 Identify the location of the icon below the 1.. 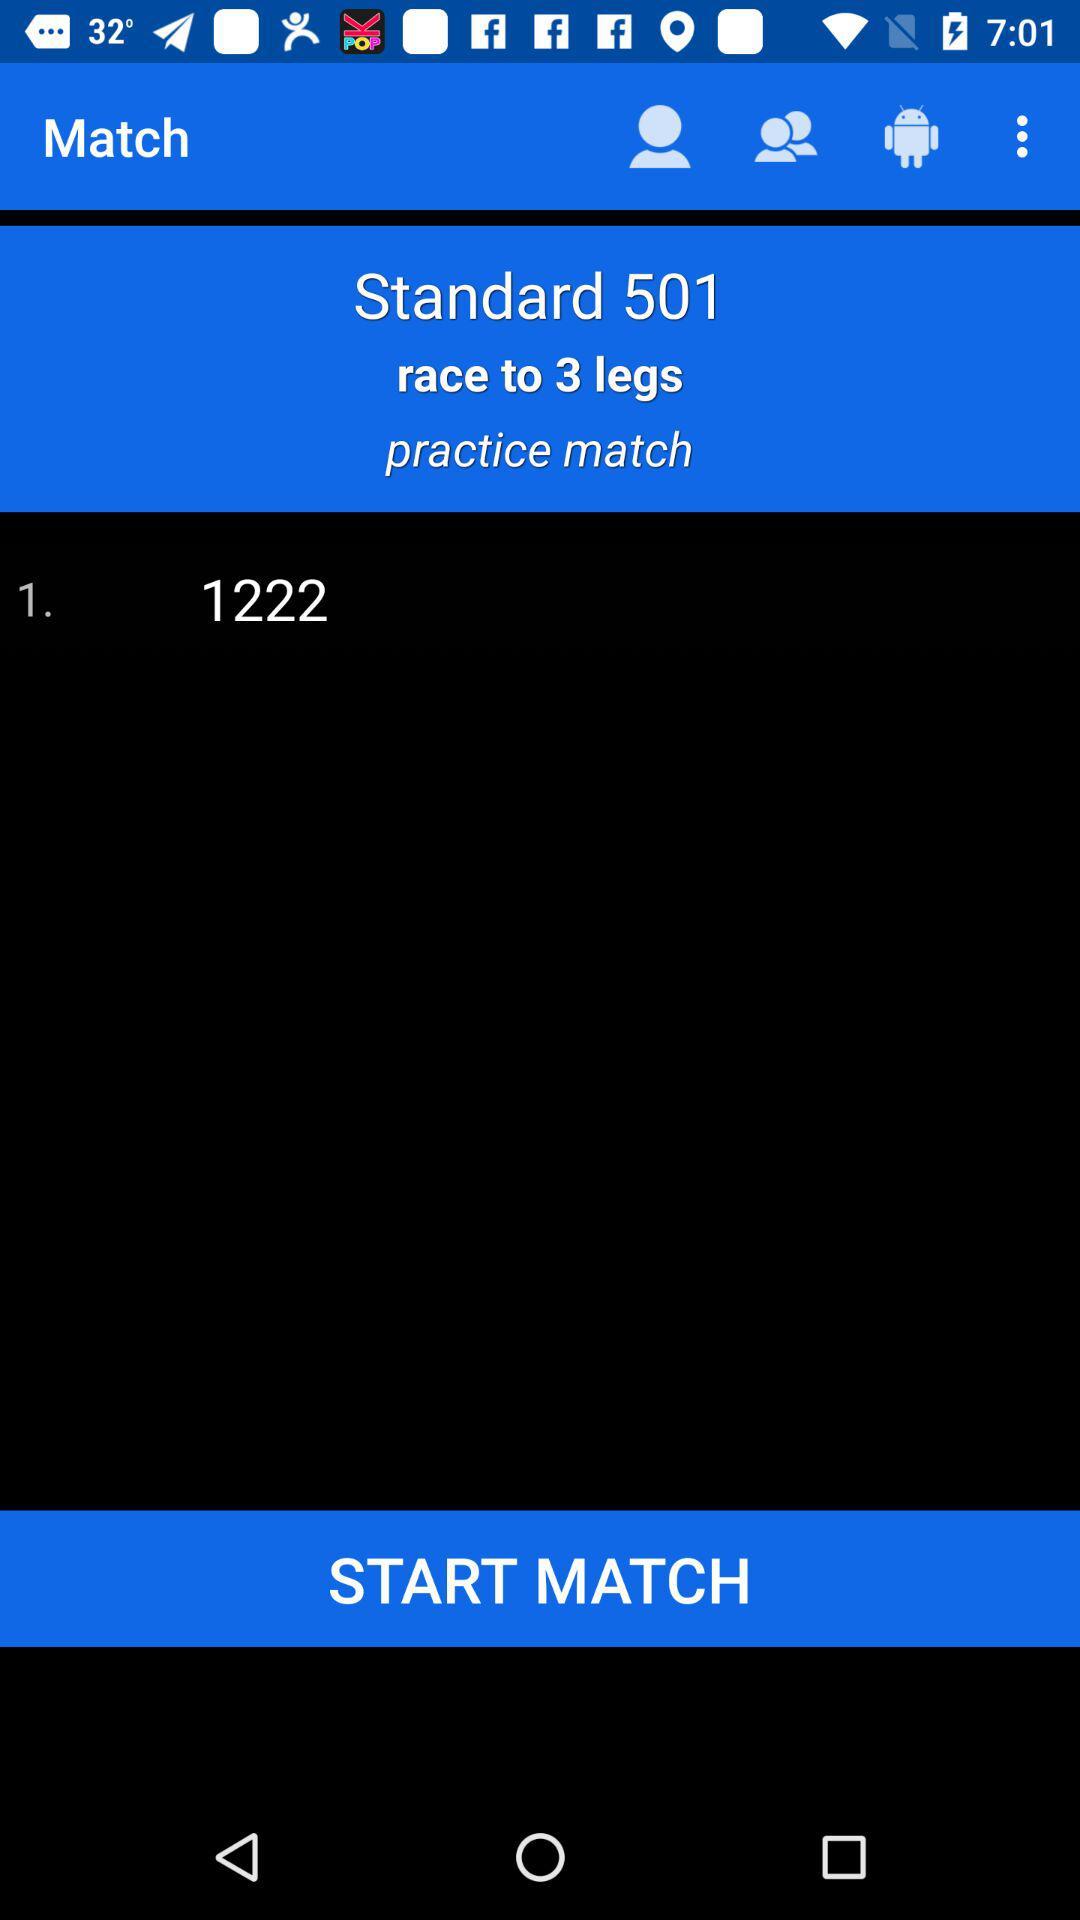
(540, 1577).